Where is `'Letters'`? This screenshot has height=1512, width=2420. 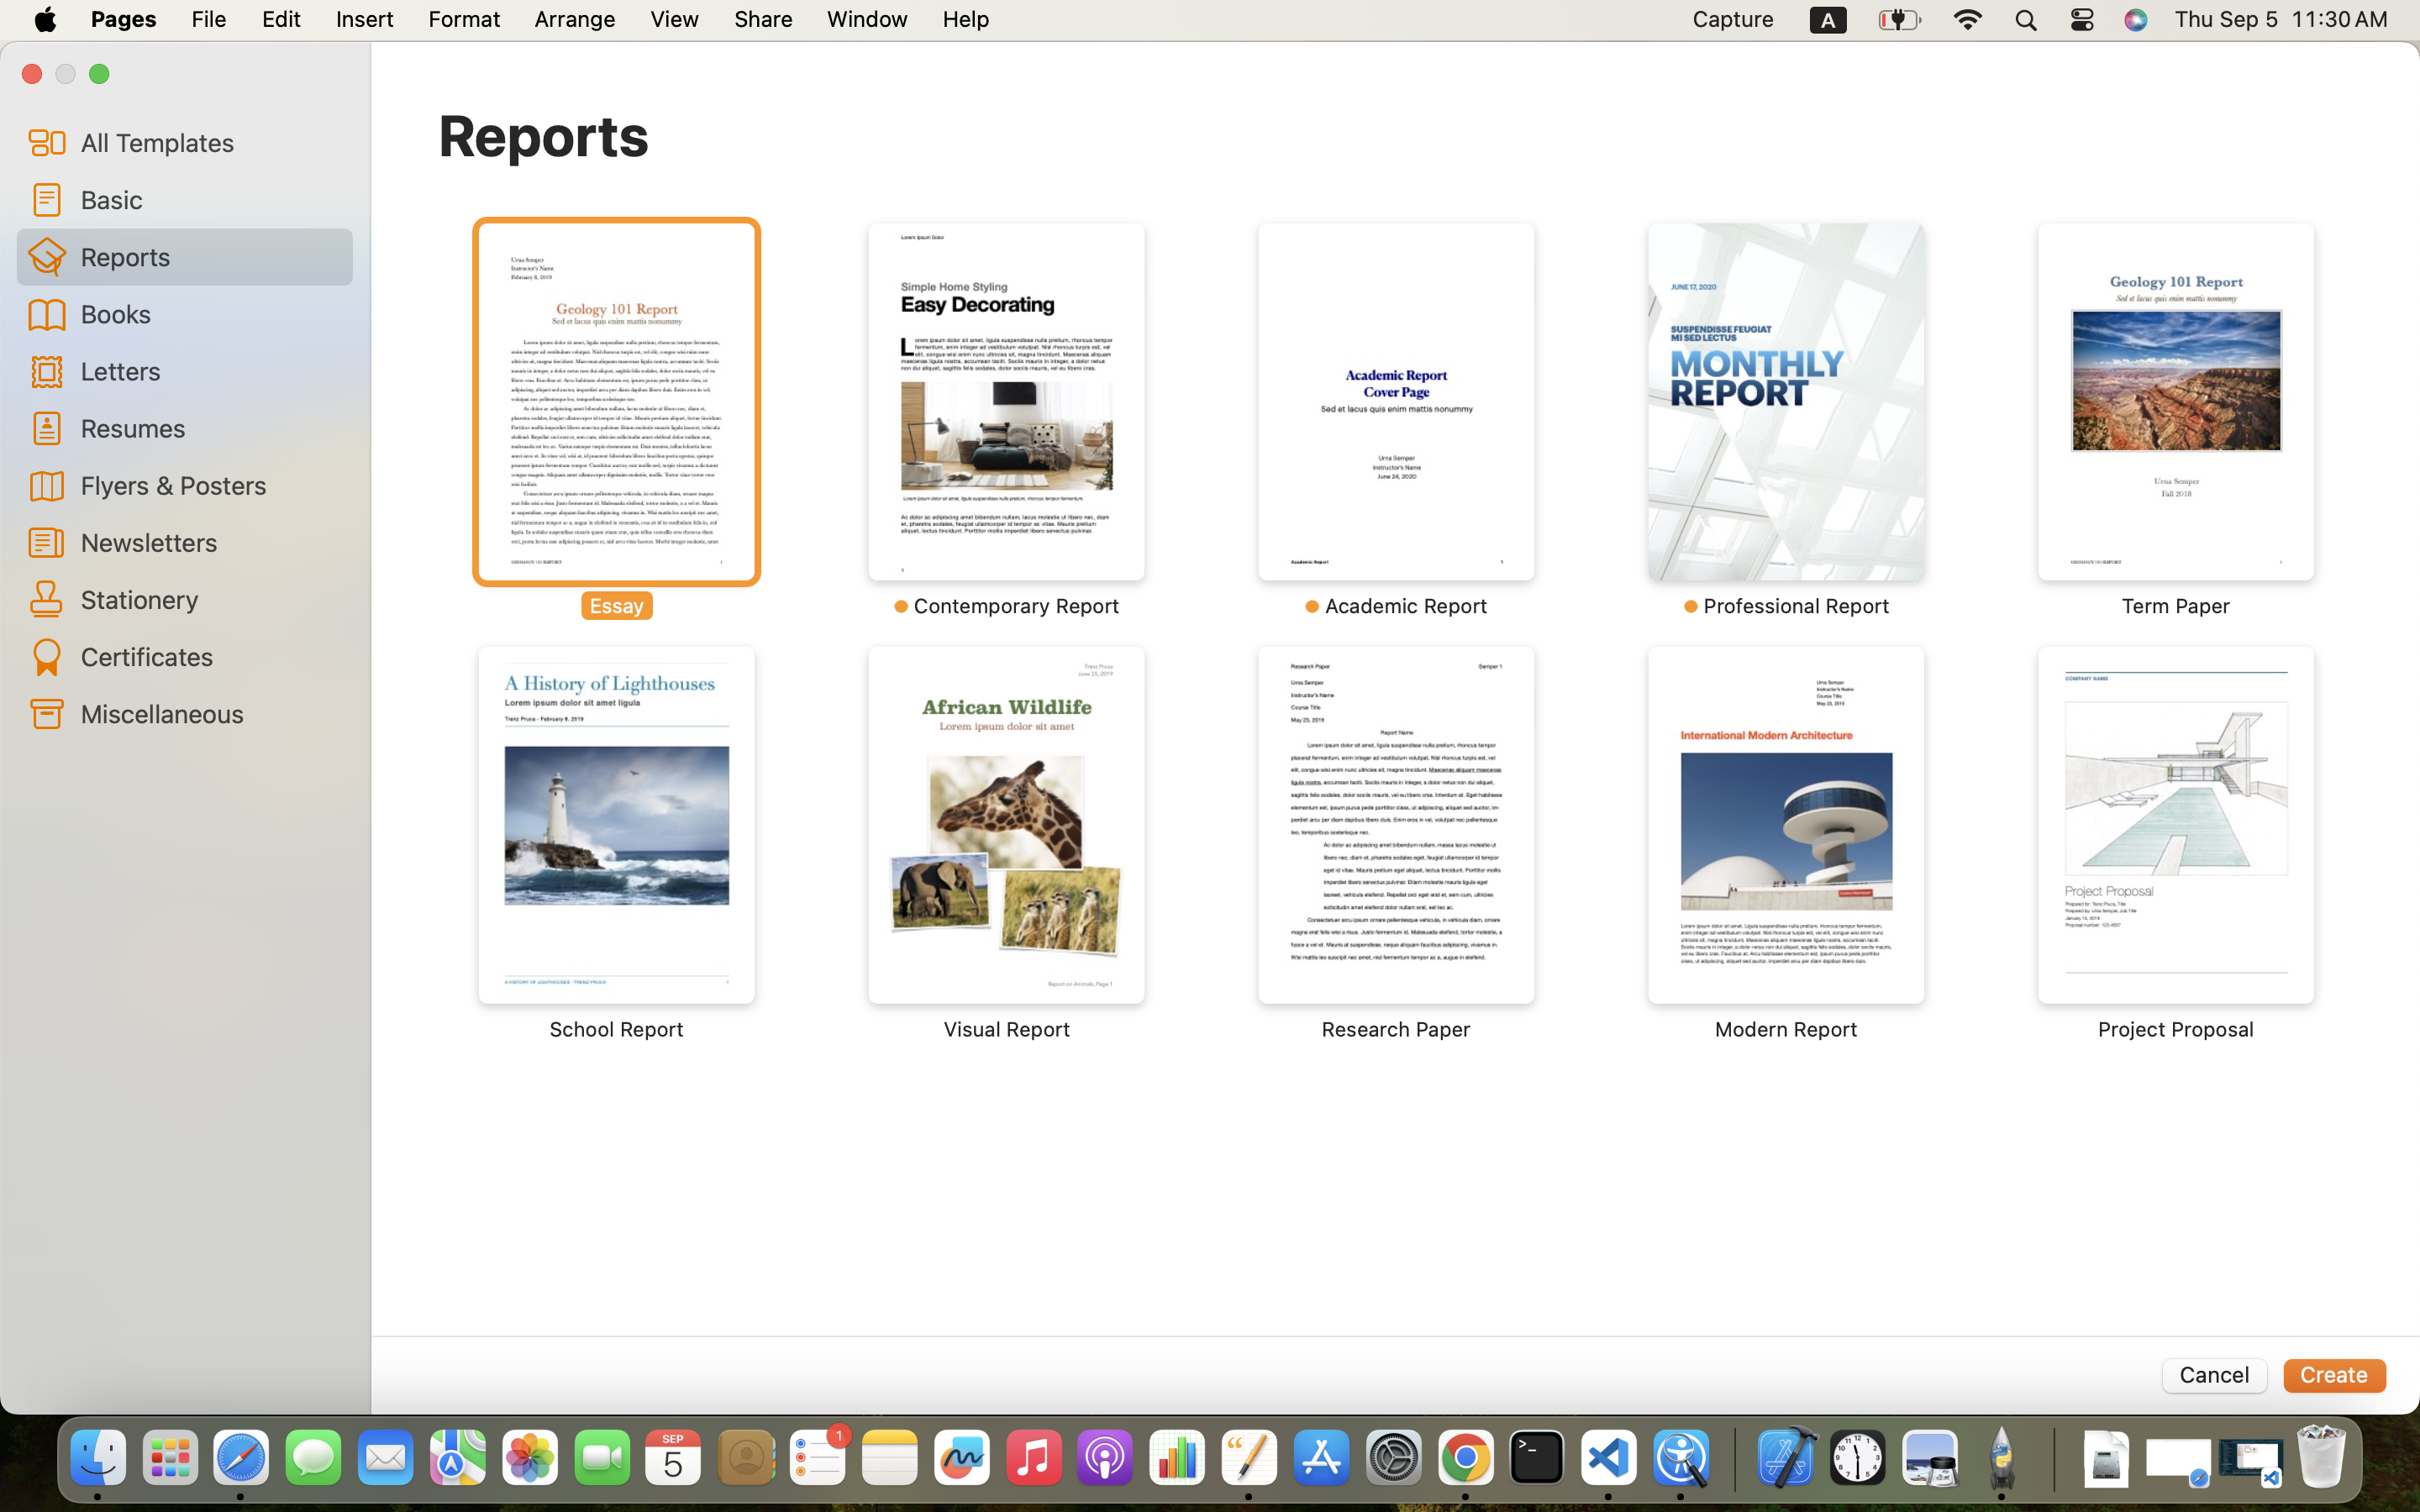
'Letters' is located at coordinates (208, 370).